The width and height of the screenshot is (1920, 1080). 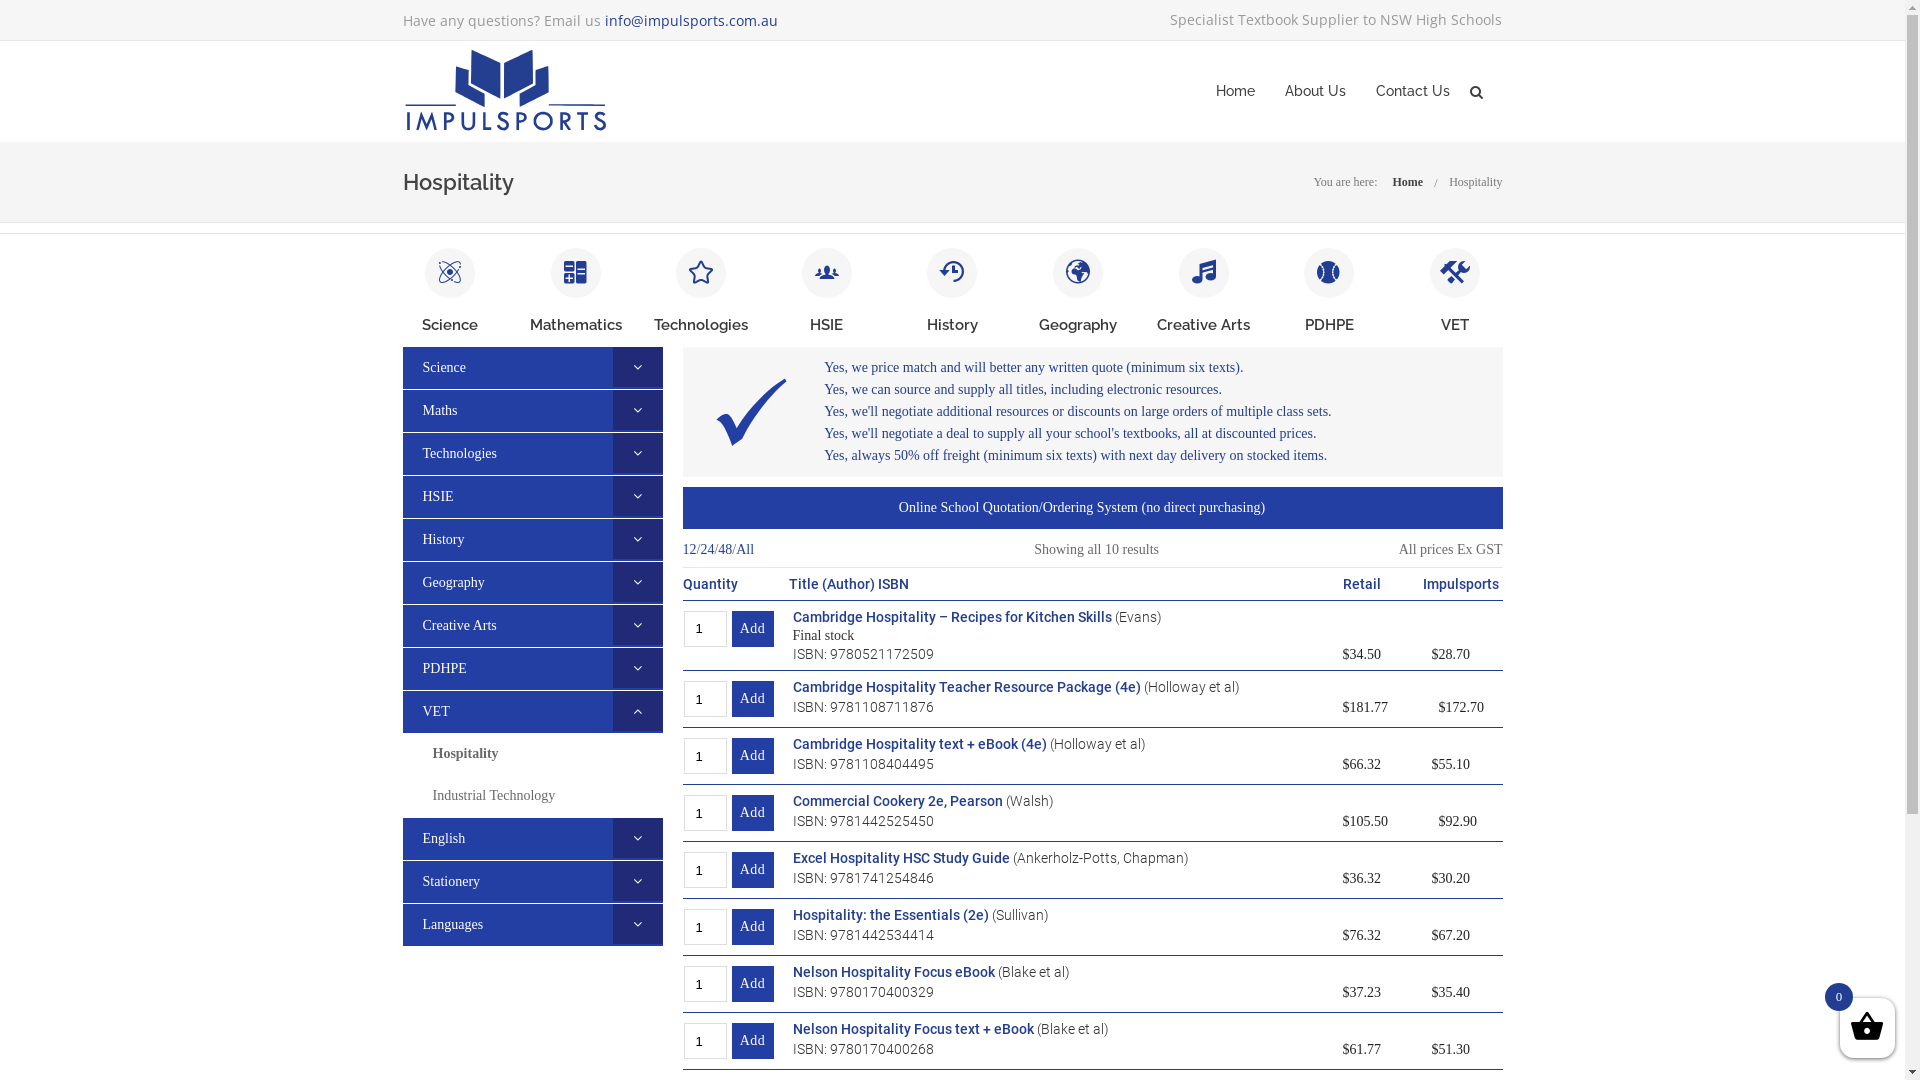 I want to click on 'Qty', so click(x=705, y=1040).